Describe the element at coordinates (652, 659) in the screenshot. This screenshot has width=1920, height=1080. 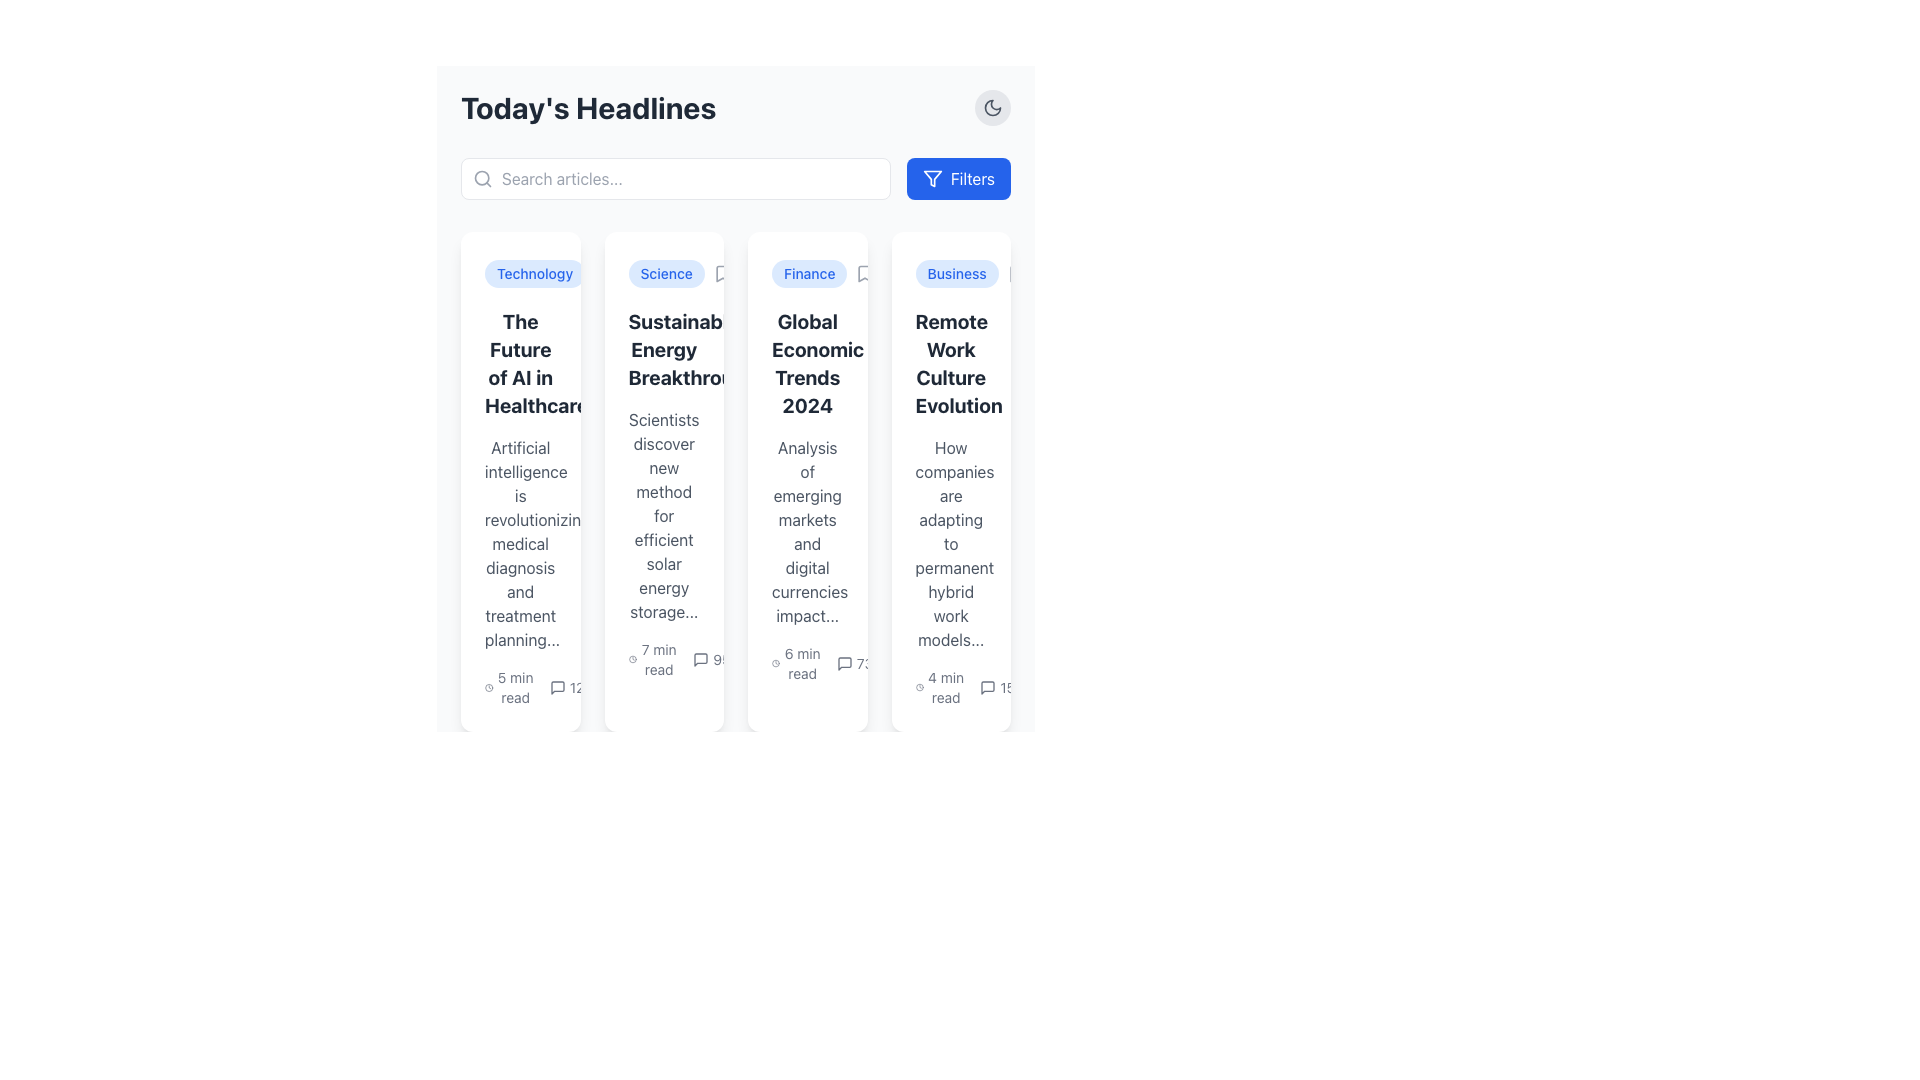
I see `informational label that indicates the approximate time required to read the content of the second card, located at the bottom of the card` at that location.